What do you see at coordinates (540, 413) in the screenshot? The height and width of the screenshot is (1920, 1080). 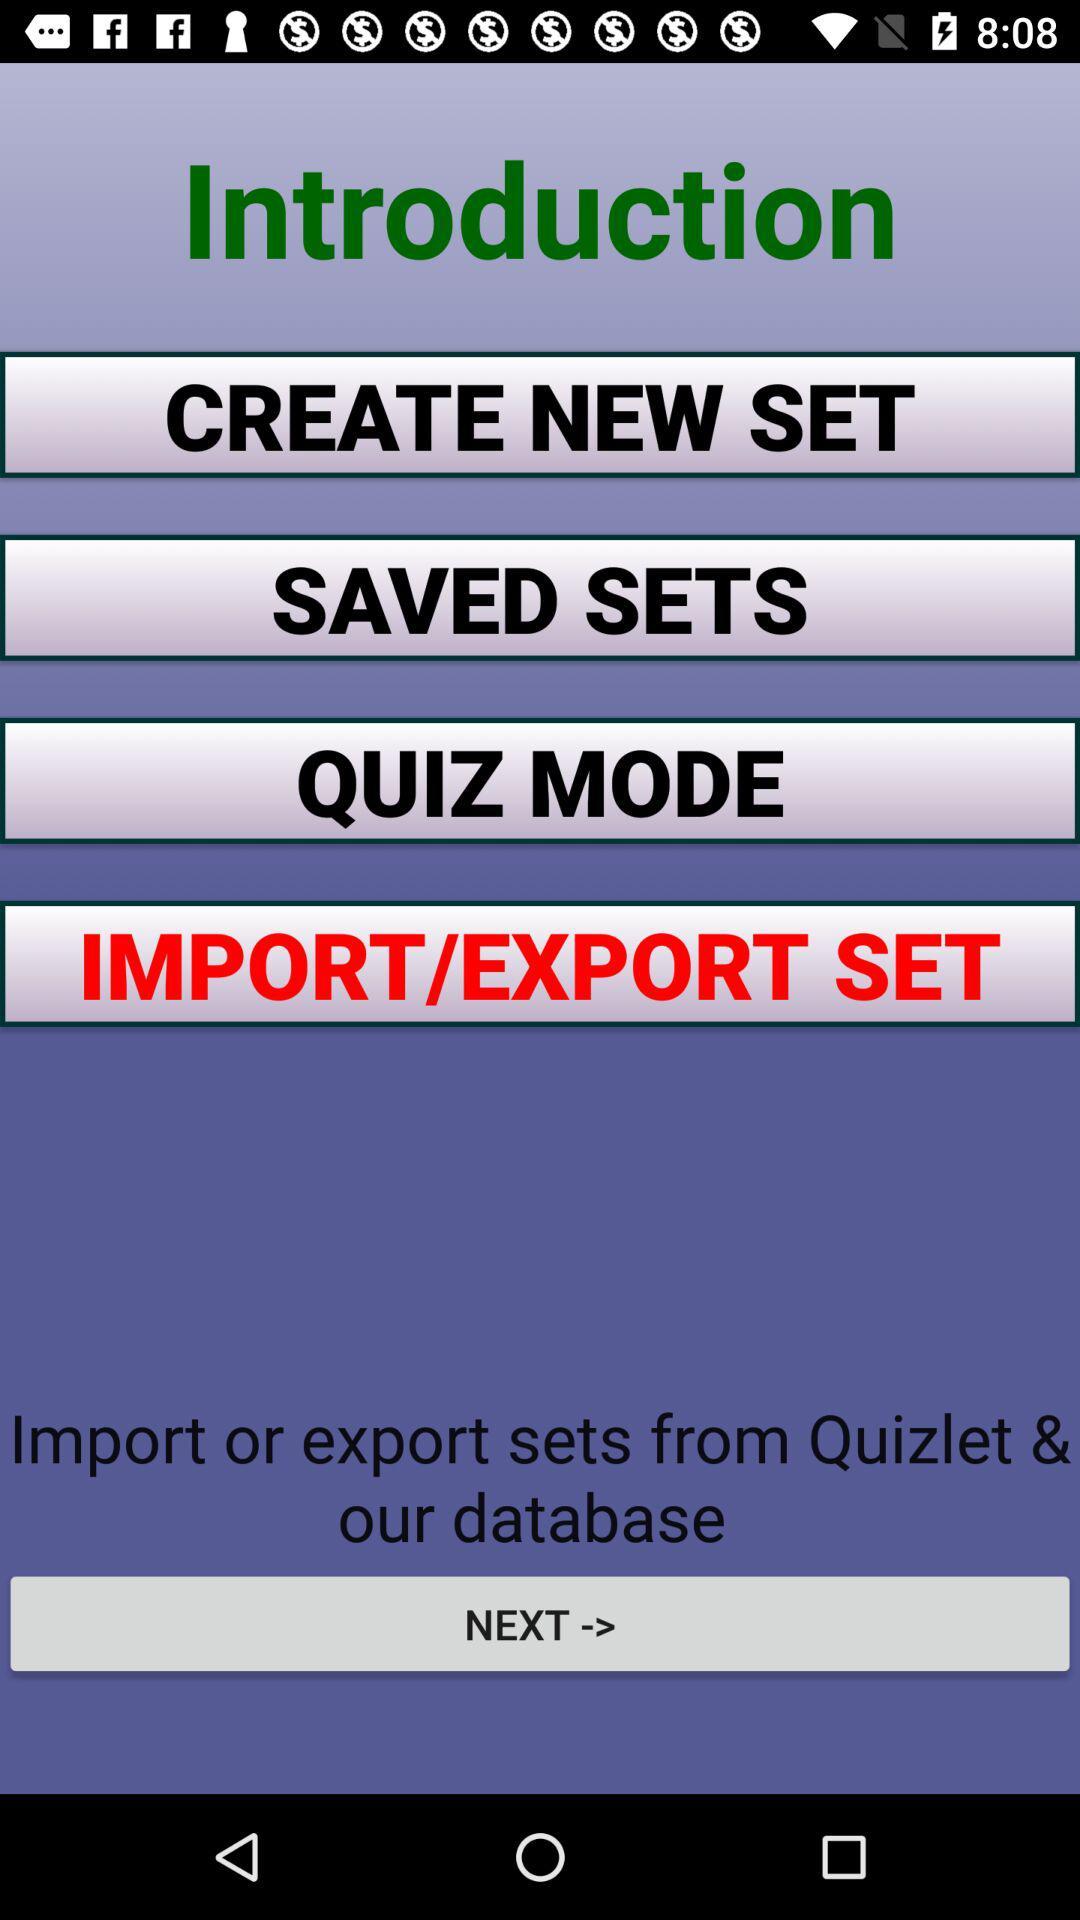 I see `item below introduction item` at bounding box center [540, 413].